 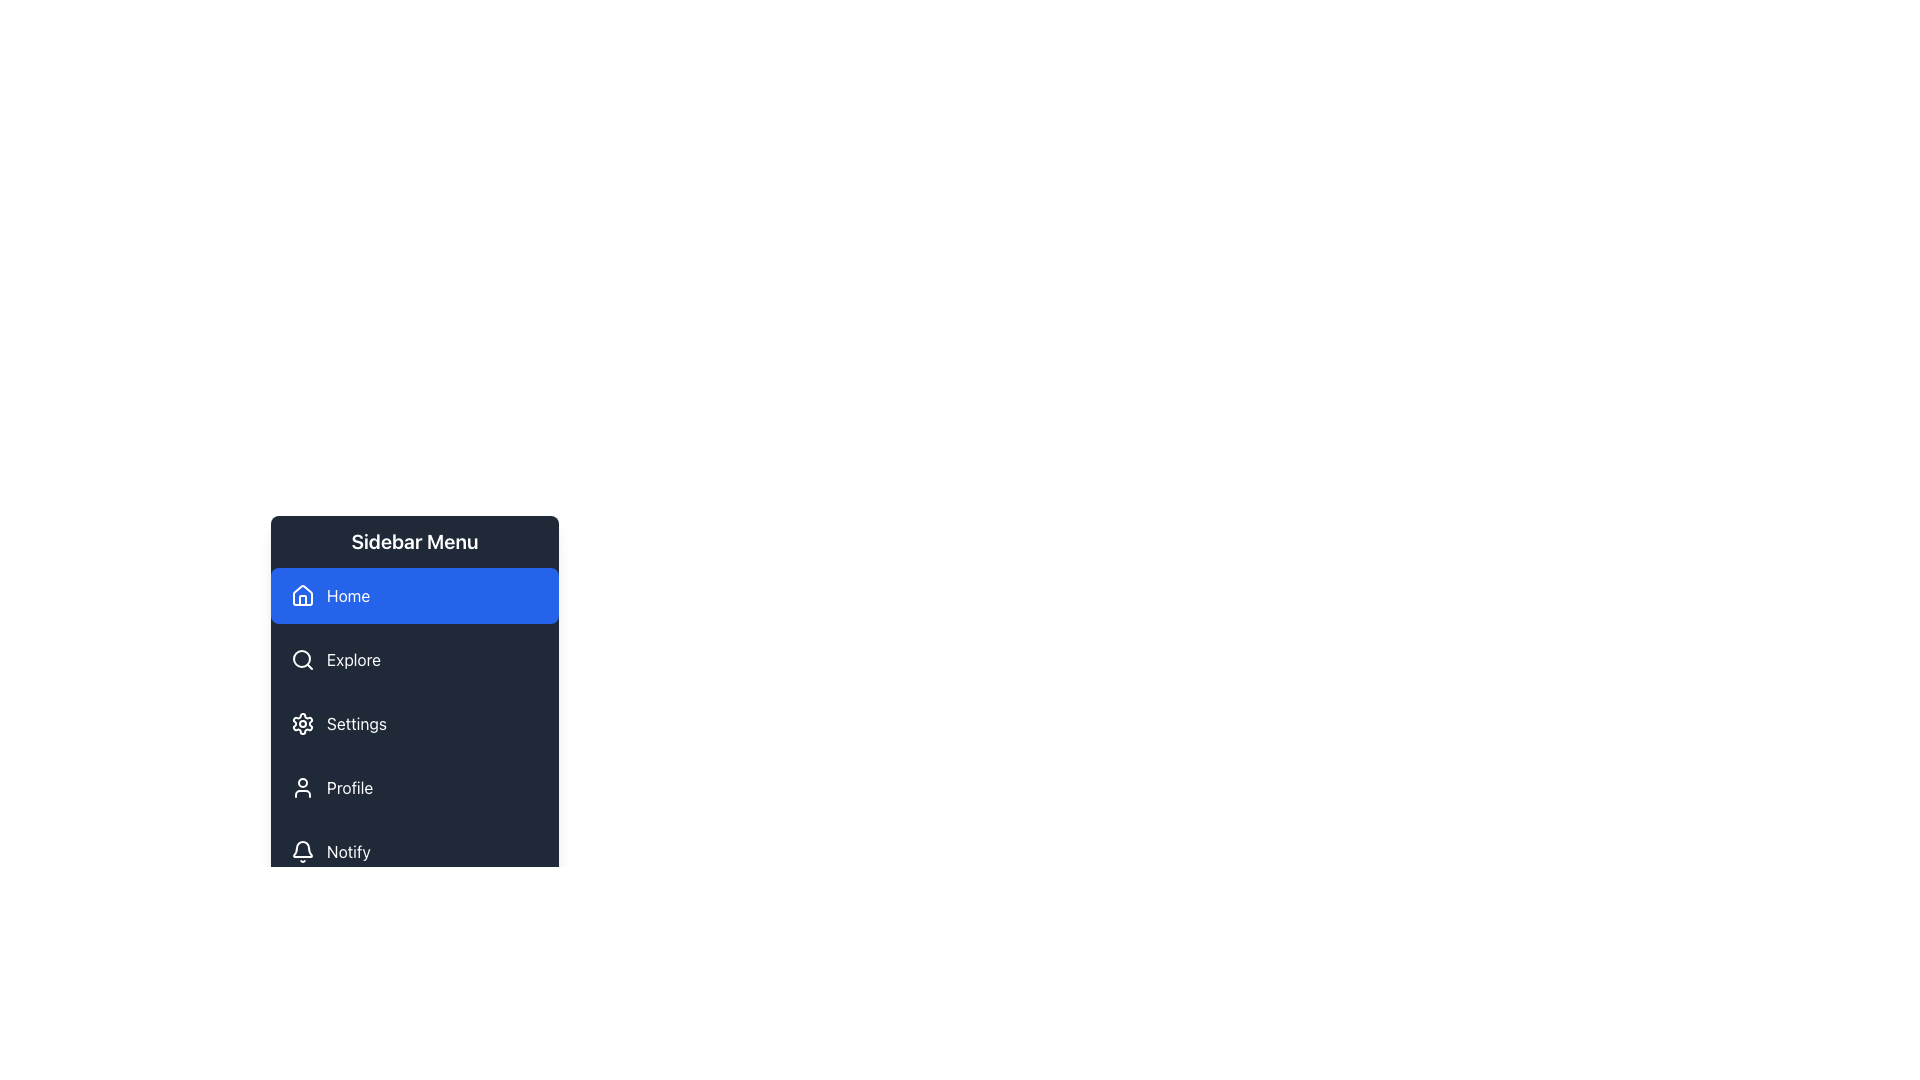 I want to click on the circular magnifying glass icon in the sidebar menu, so click(x=301, y=659).